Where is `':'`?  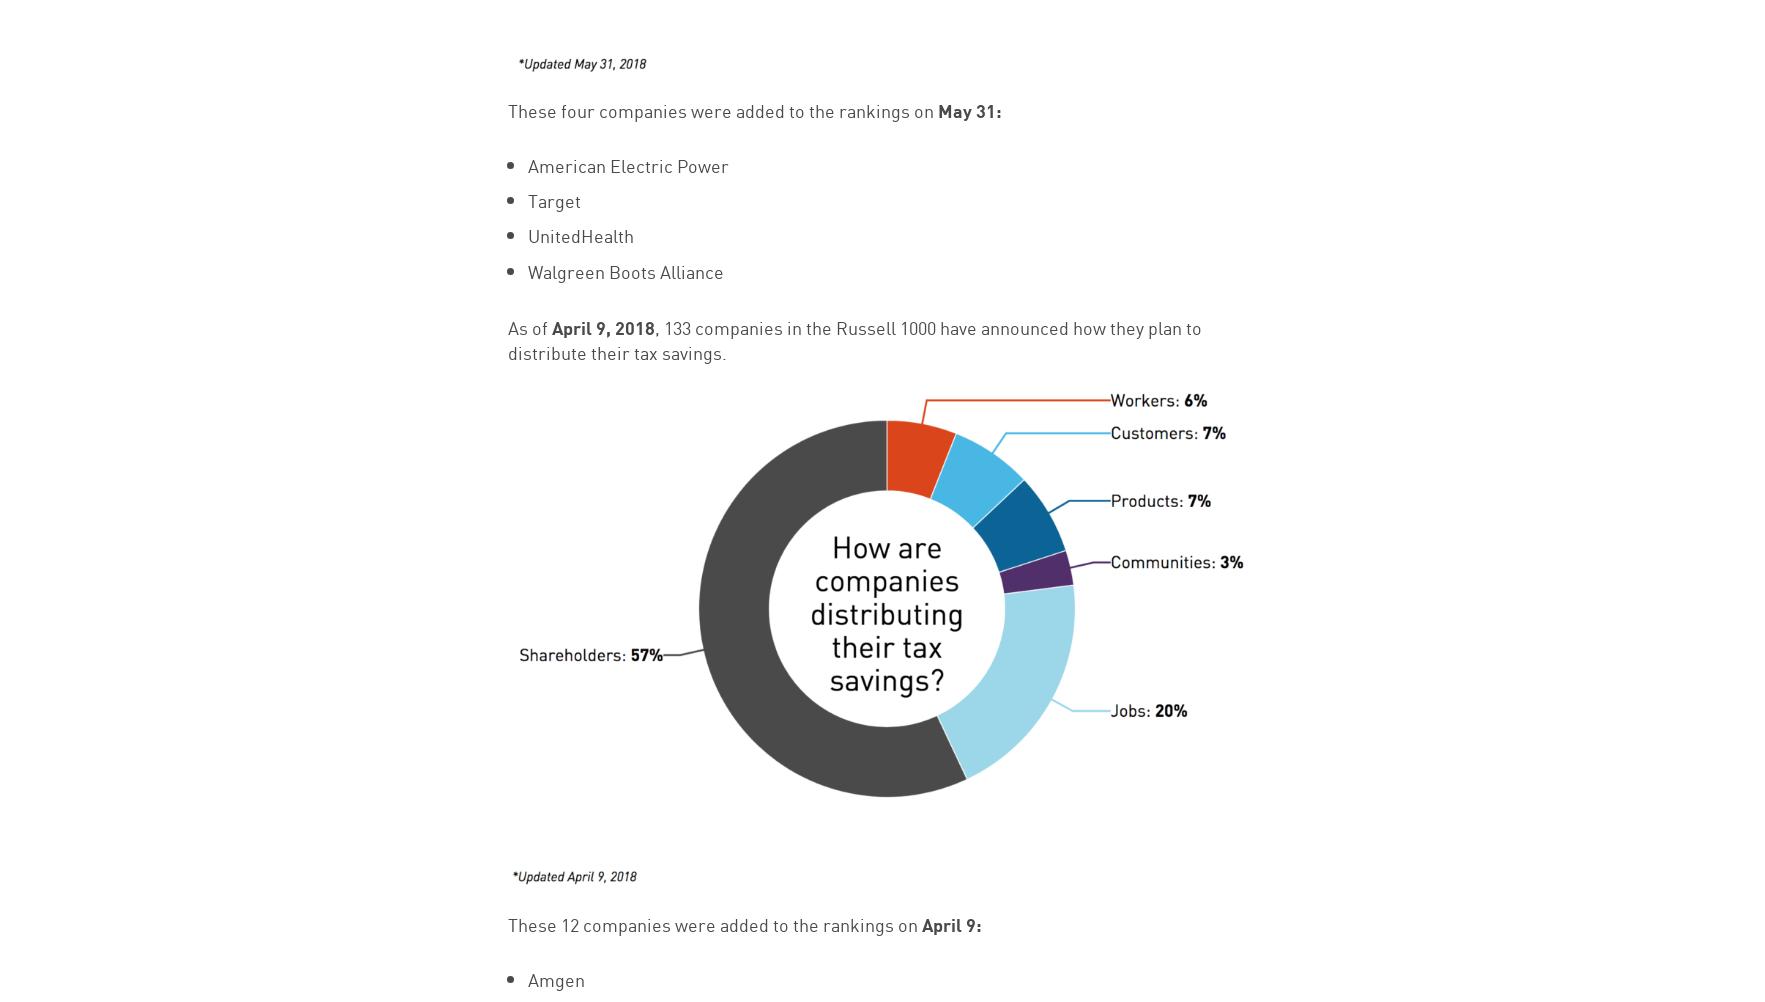
':' is located at coordinates (997, 107).